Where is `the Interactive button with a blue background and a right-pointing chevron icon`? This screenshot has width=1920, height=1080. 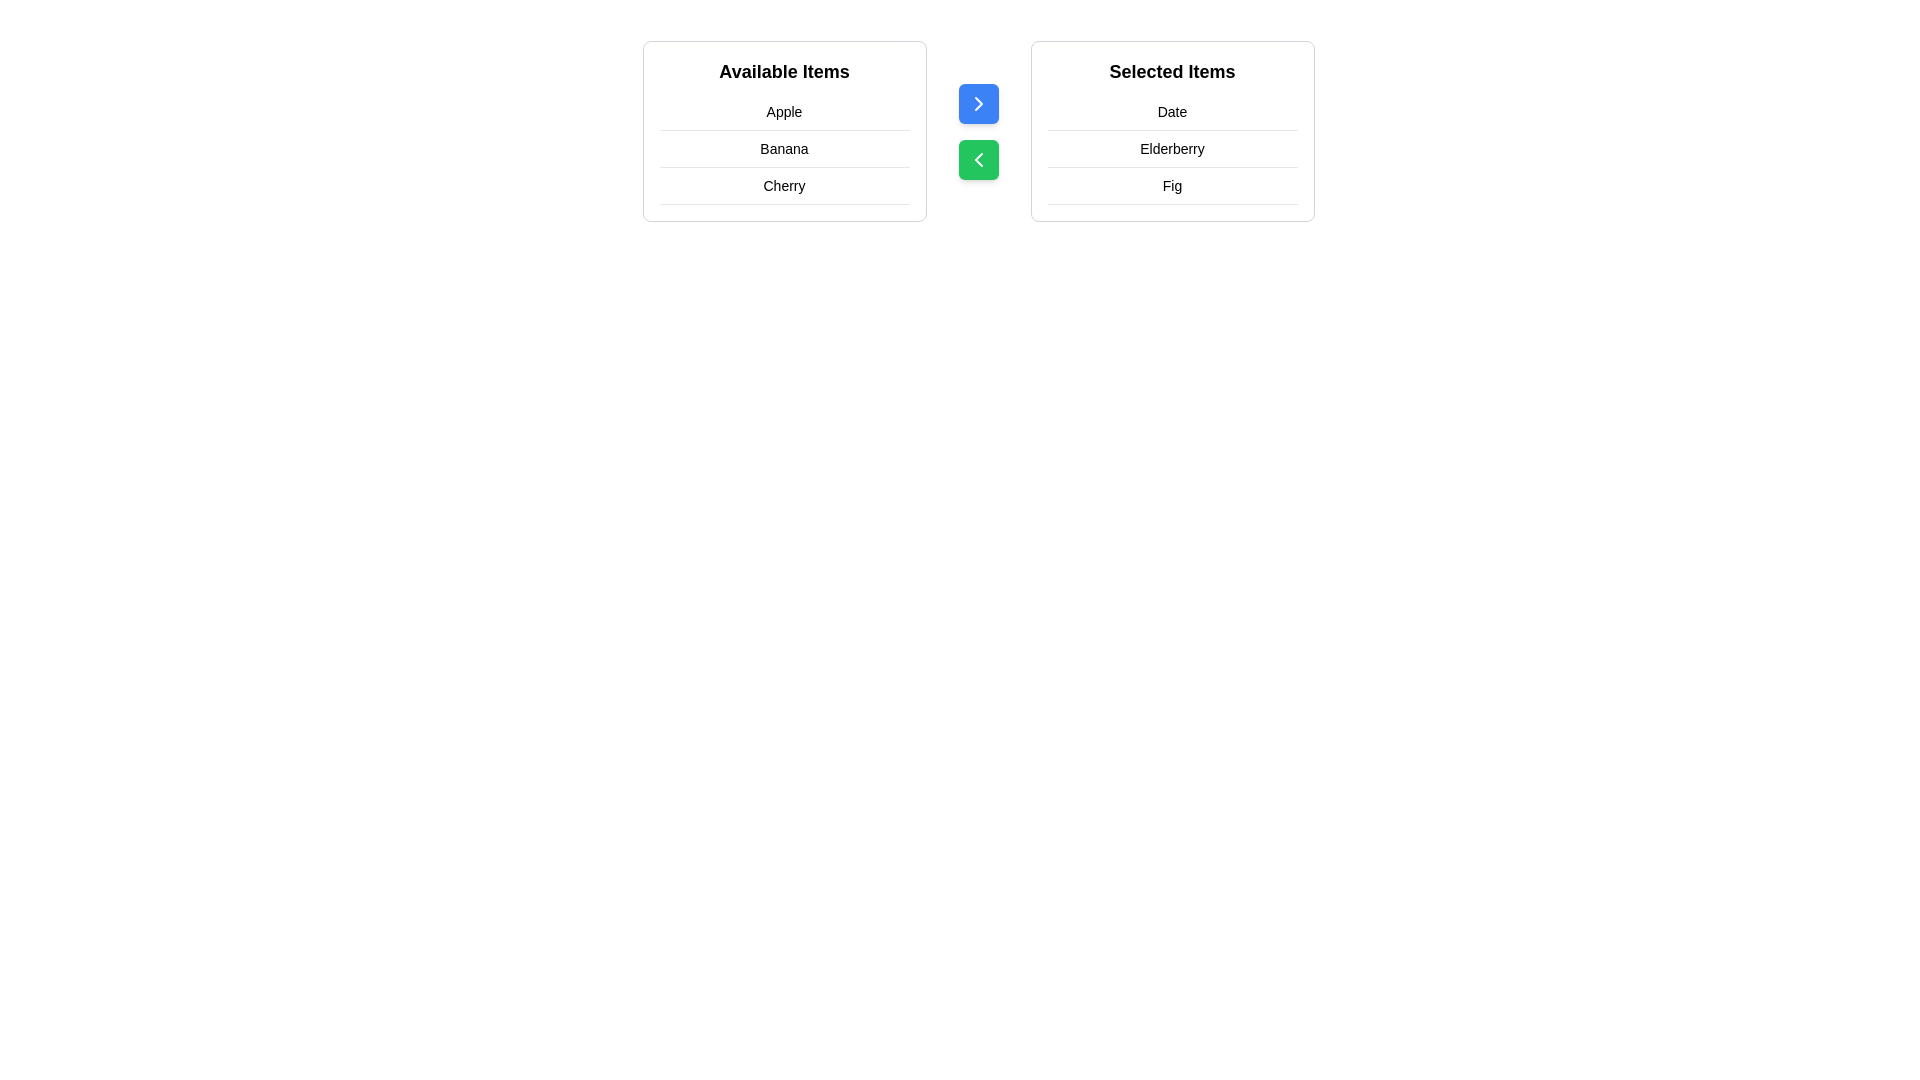 the Interactive button with a blue background and a right-pointing chevron icon is located at coordinates (978, 131).